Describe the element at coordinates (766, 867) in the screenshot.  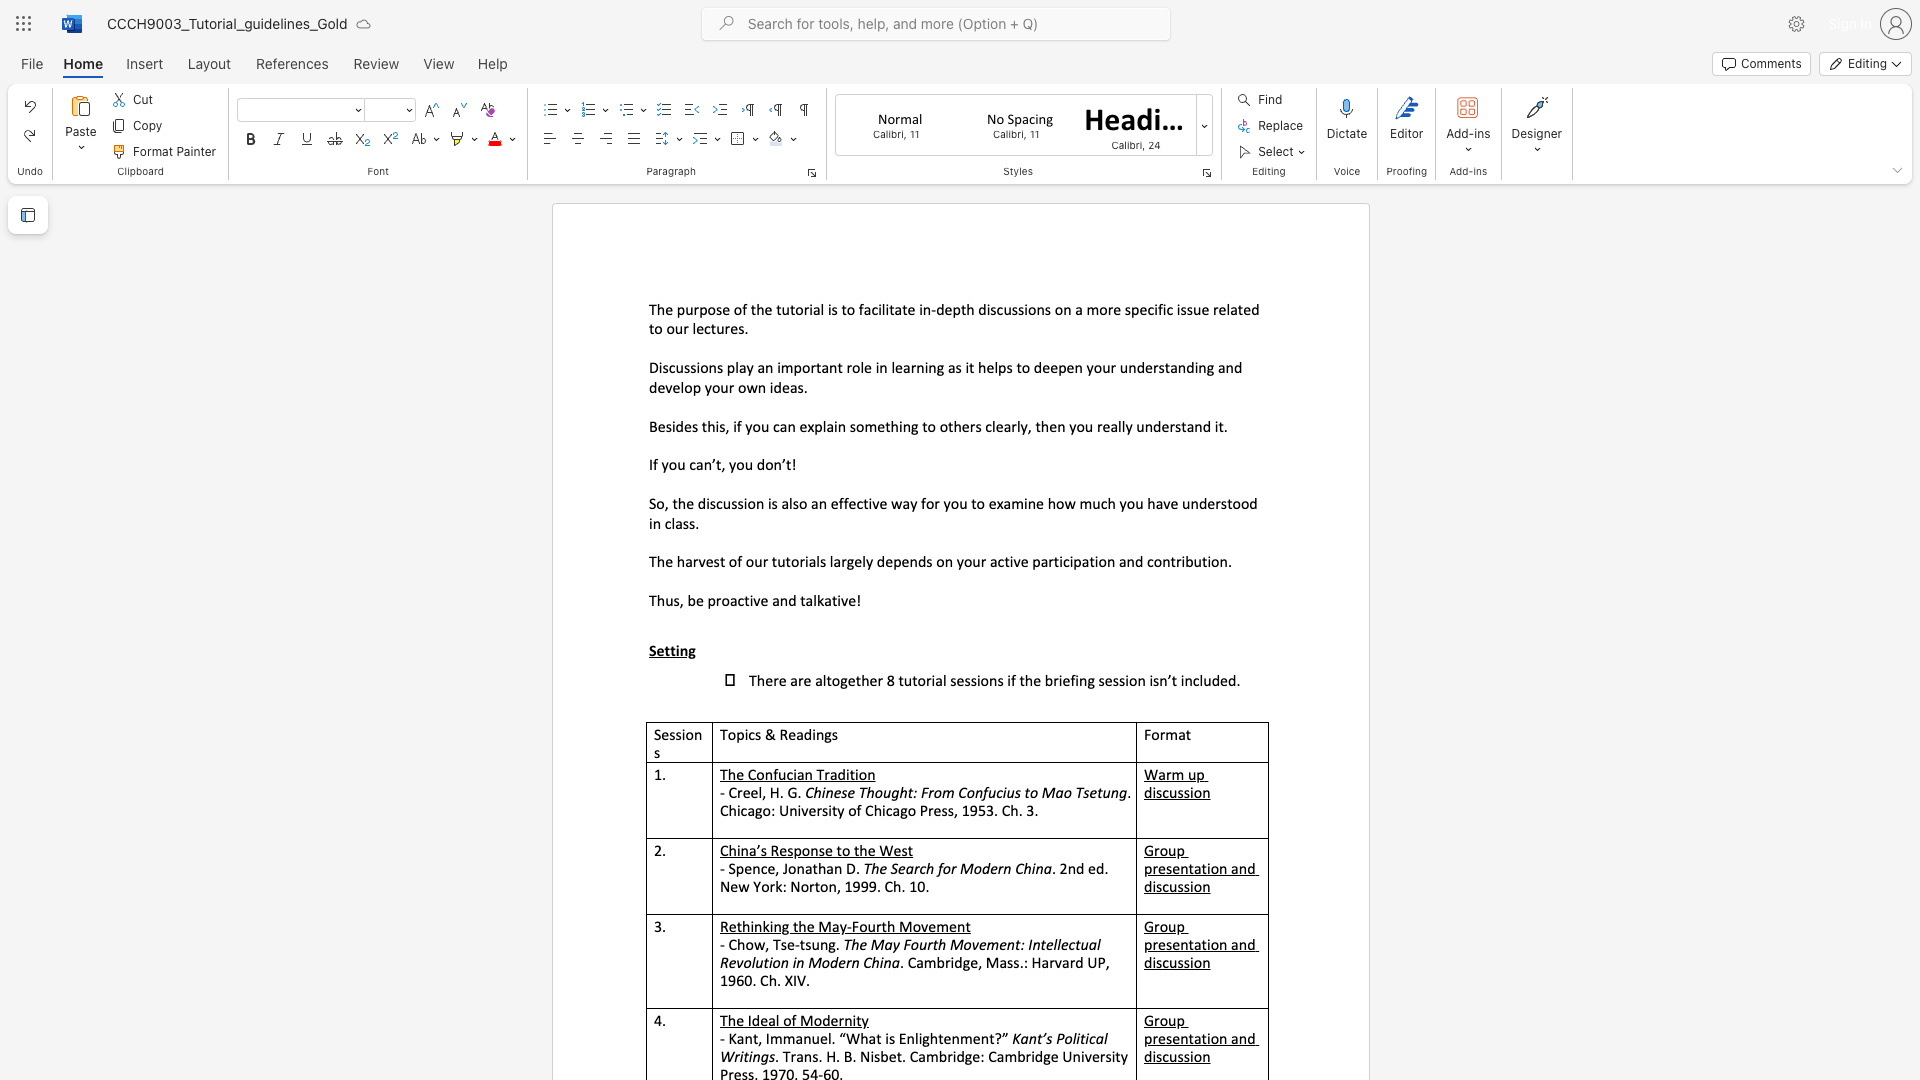
I see `the subset text "e," within the text "- Spence, Jonathan D."` at that location.